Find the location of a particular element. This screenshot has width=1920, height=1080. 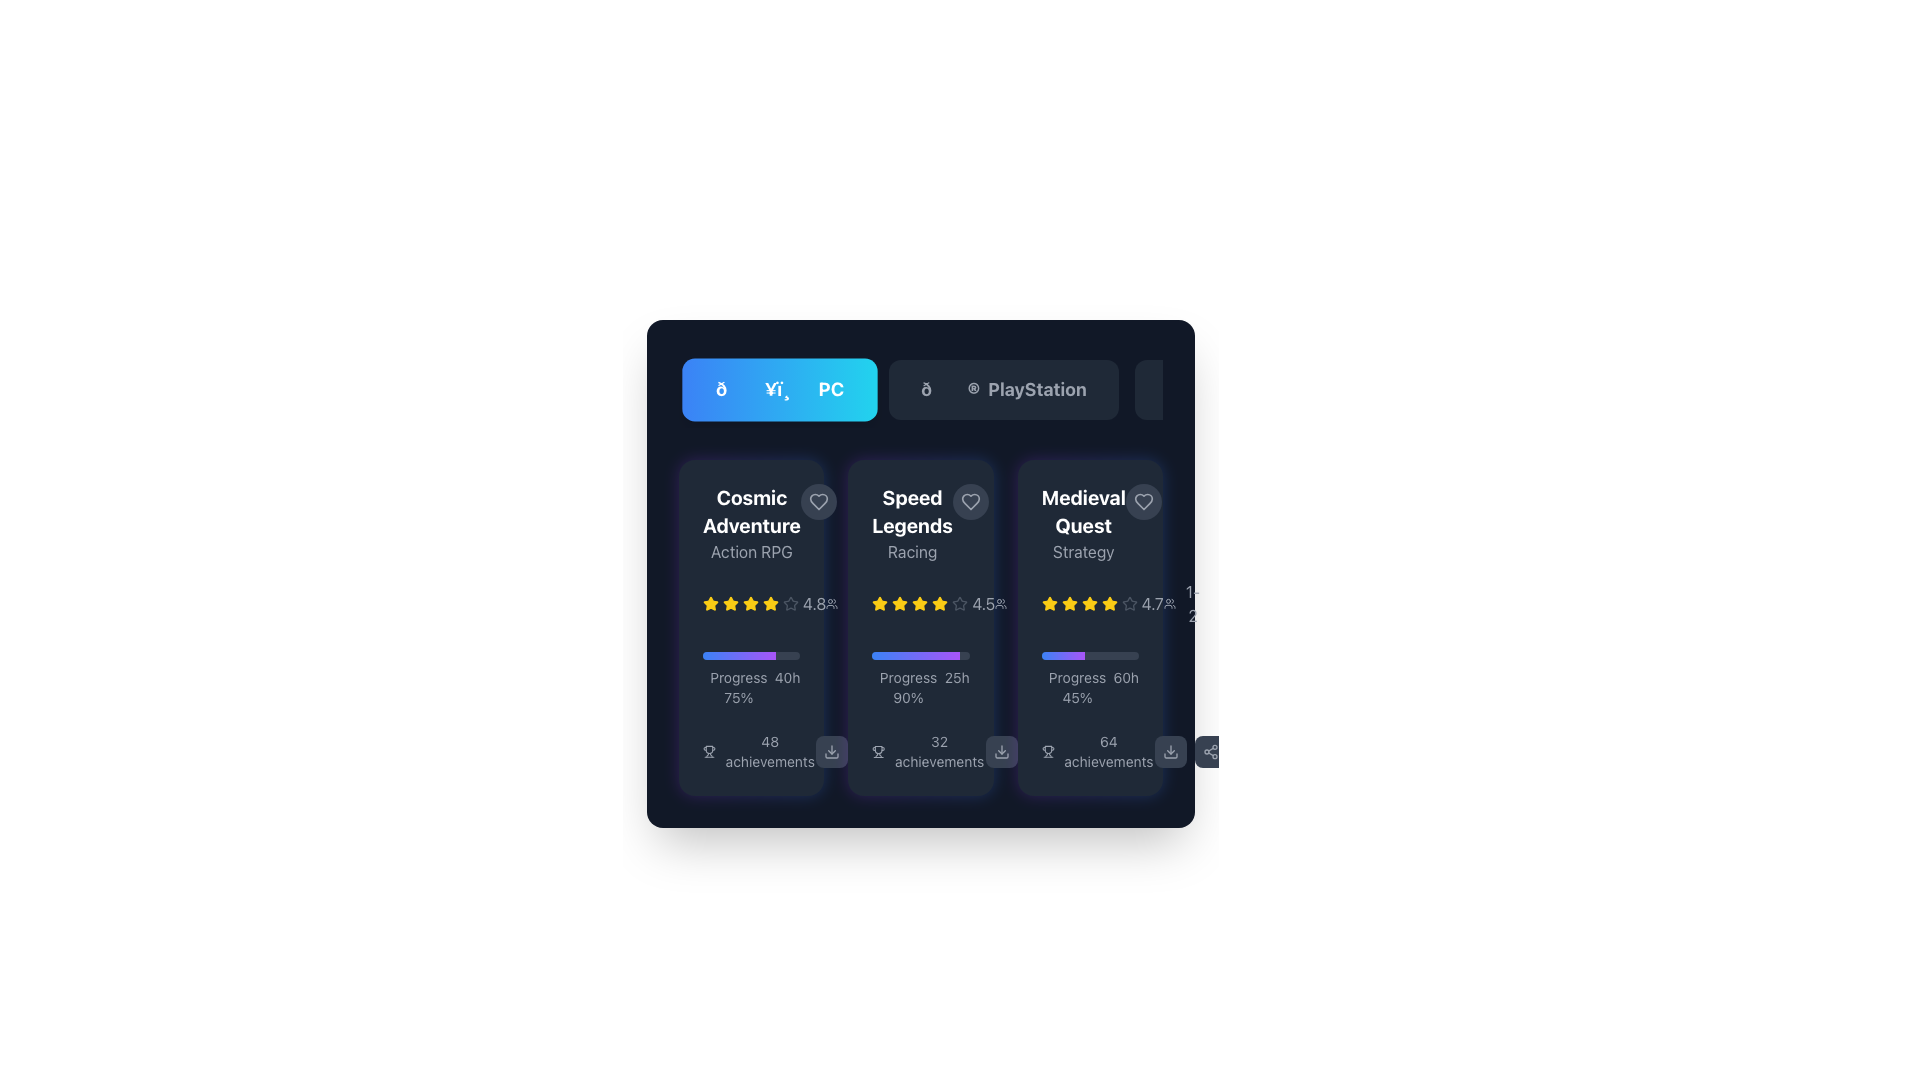

the informative display element featuring a gray user icon and the text '1-8' located in the bottom-right corner of the card-like structure is located at coordinates (1014, 603).